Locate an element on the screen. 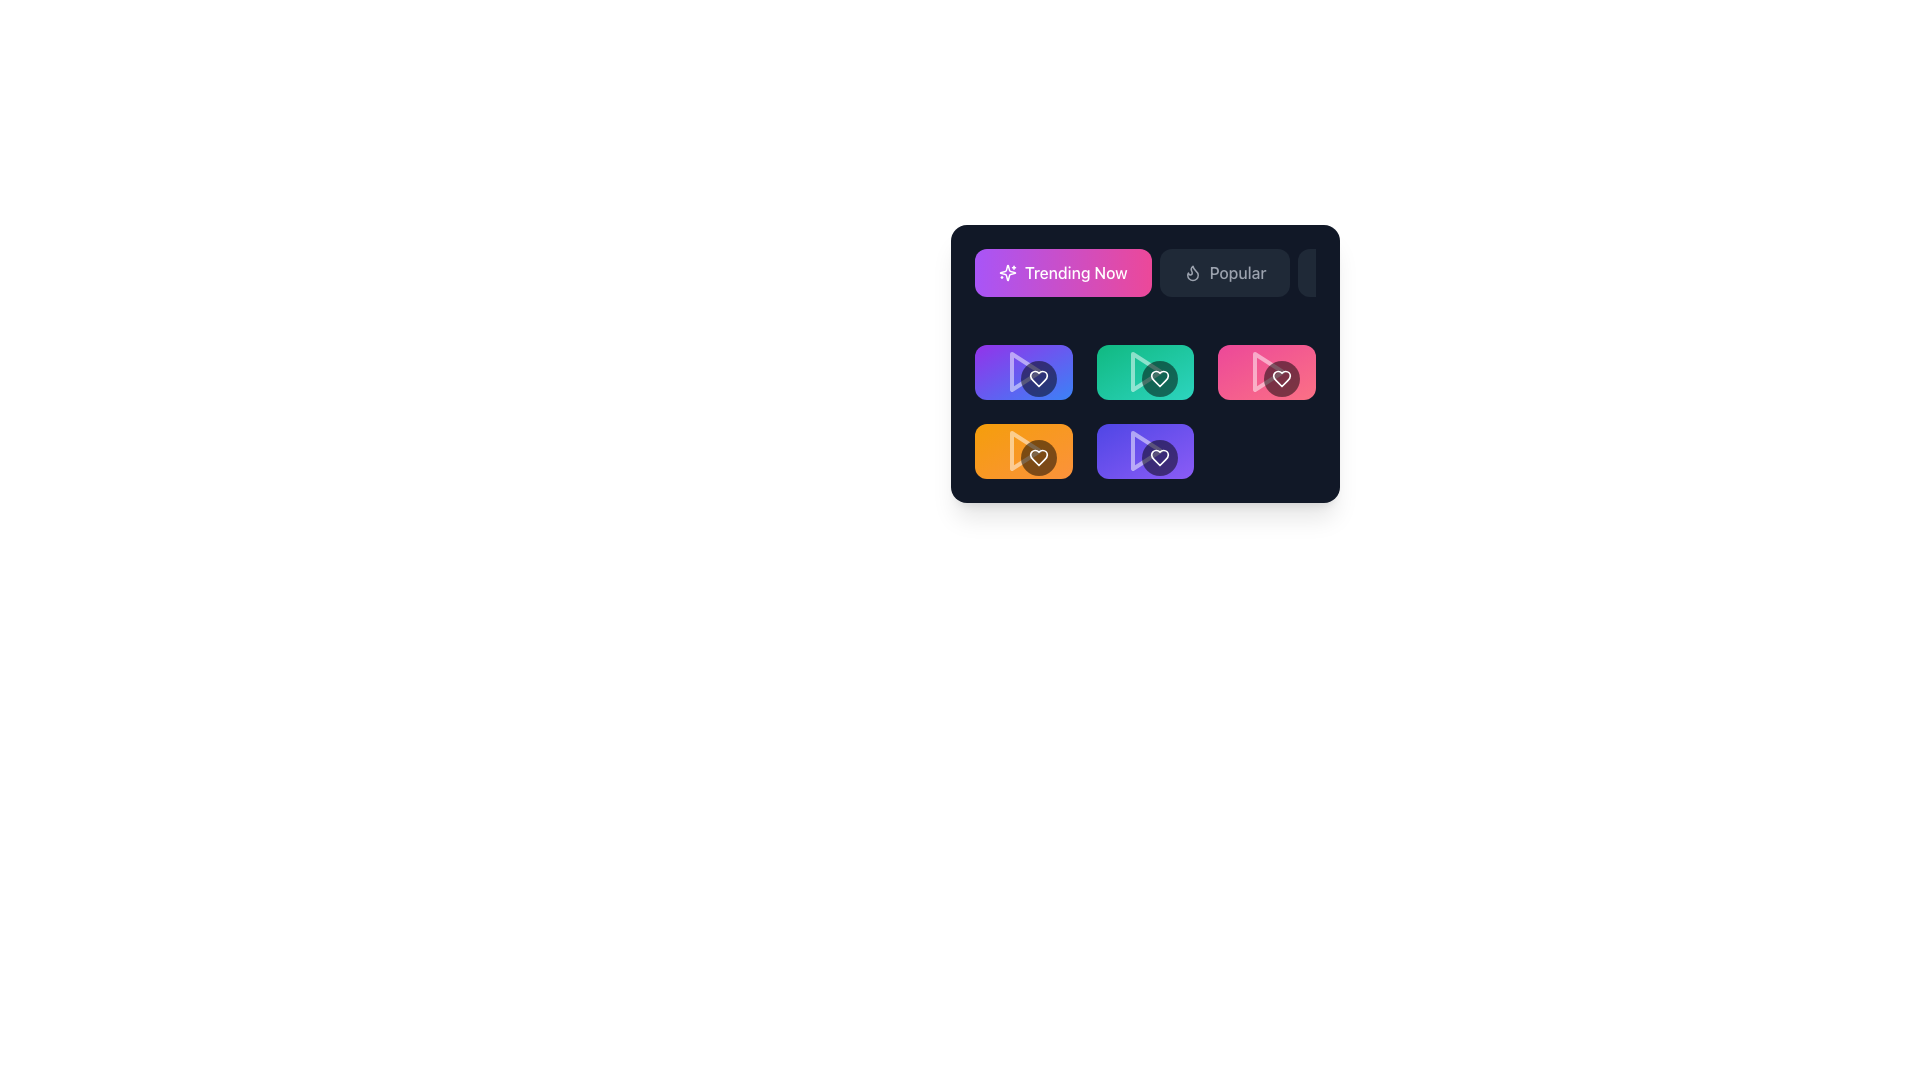 The height and width of the screenshot is (1080, 1920). the star-like icon with sparkles located to the left of the 'Trending Now' label on the gradient pink button is located at coordinates (1008, 273).